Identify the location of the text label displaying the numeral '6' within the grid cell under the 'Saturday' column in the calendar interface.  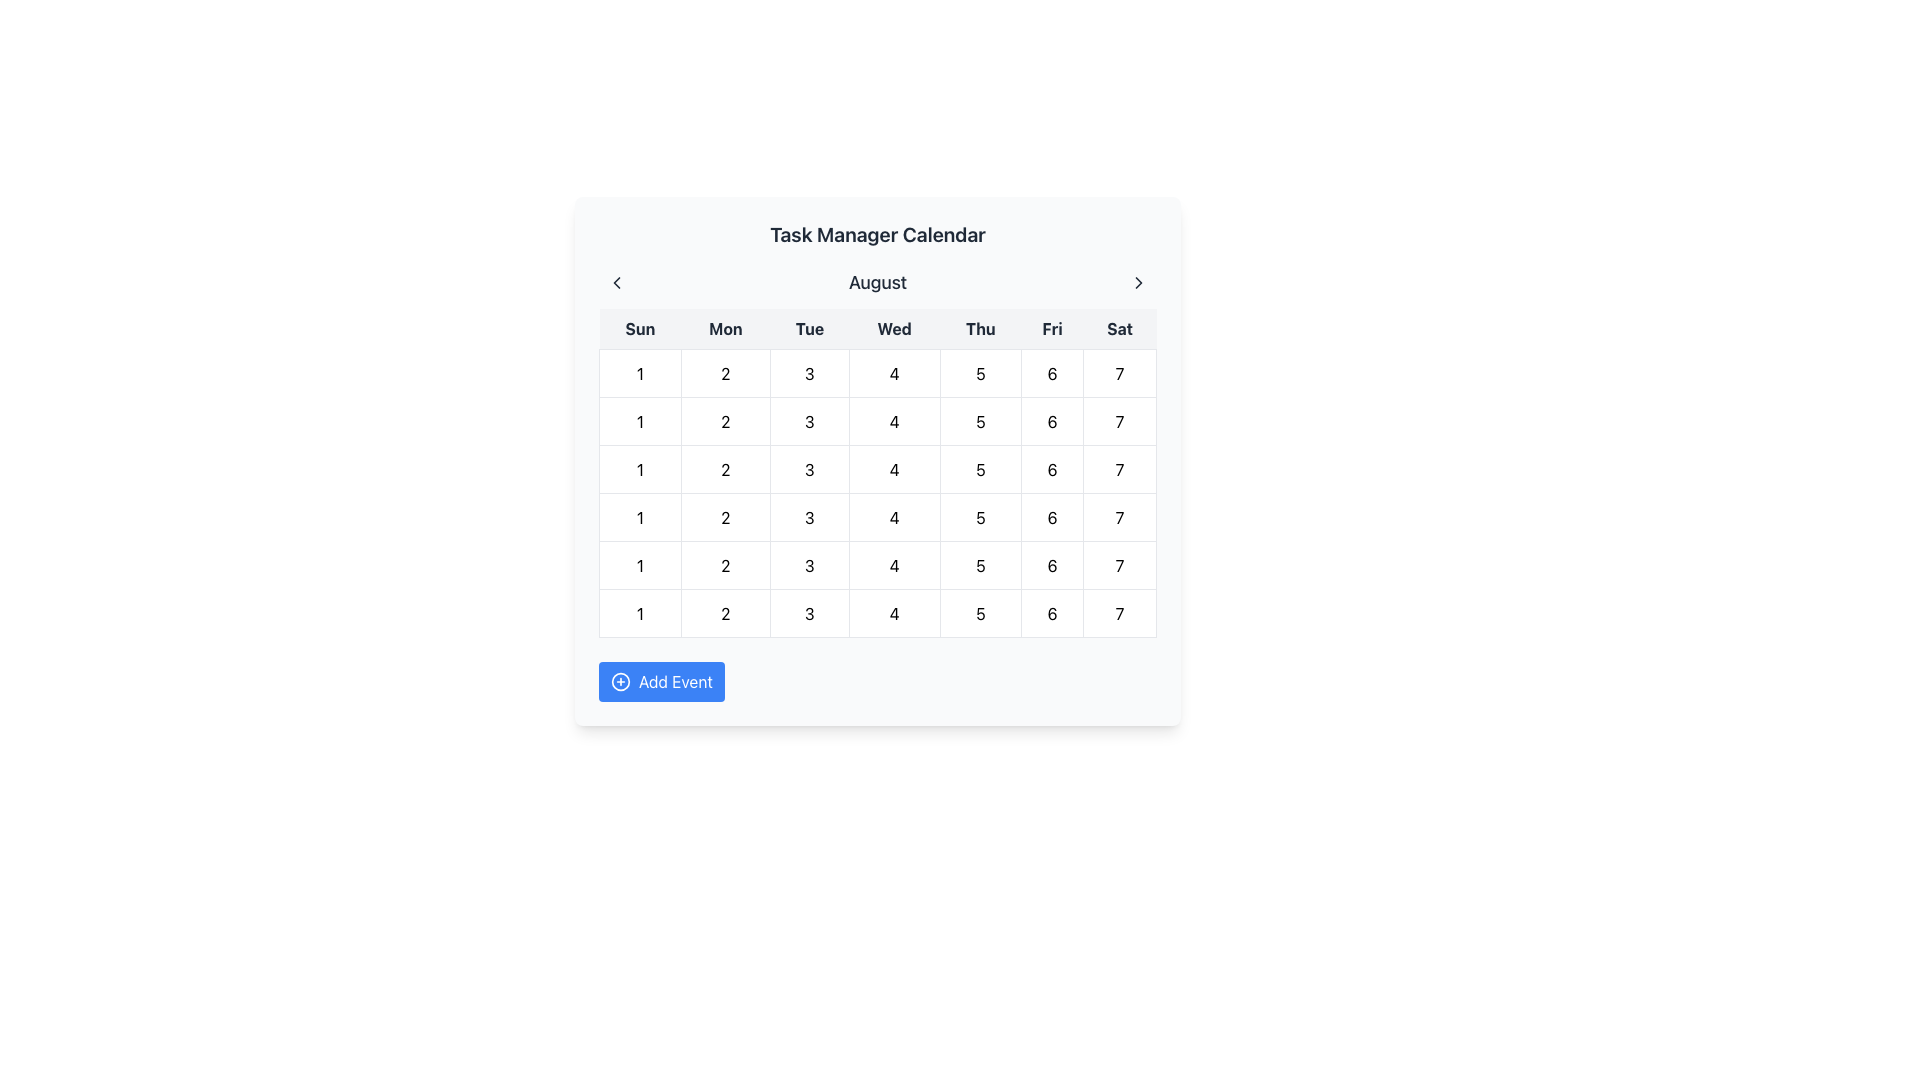
(1051, 420).